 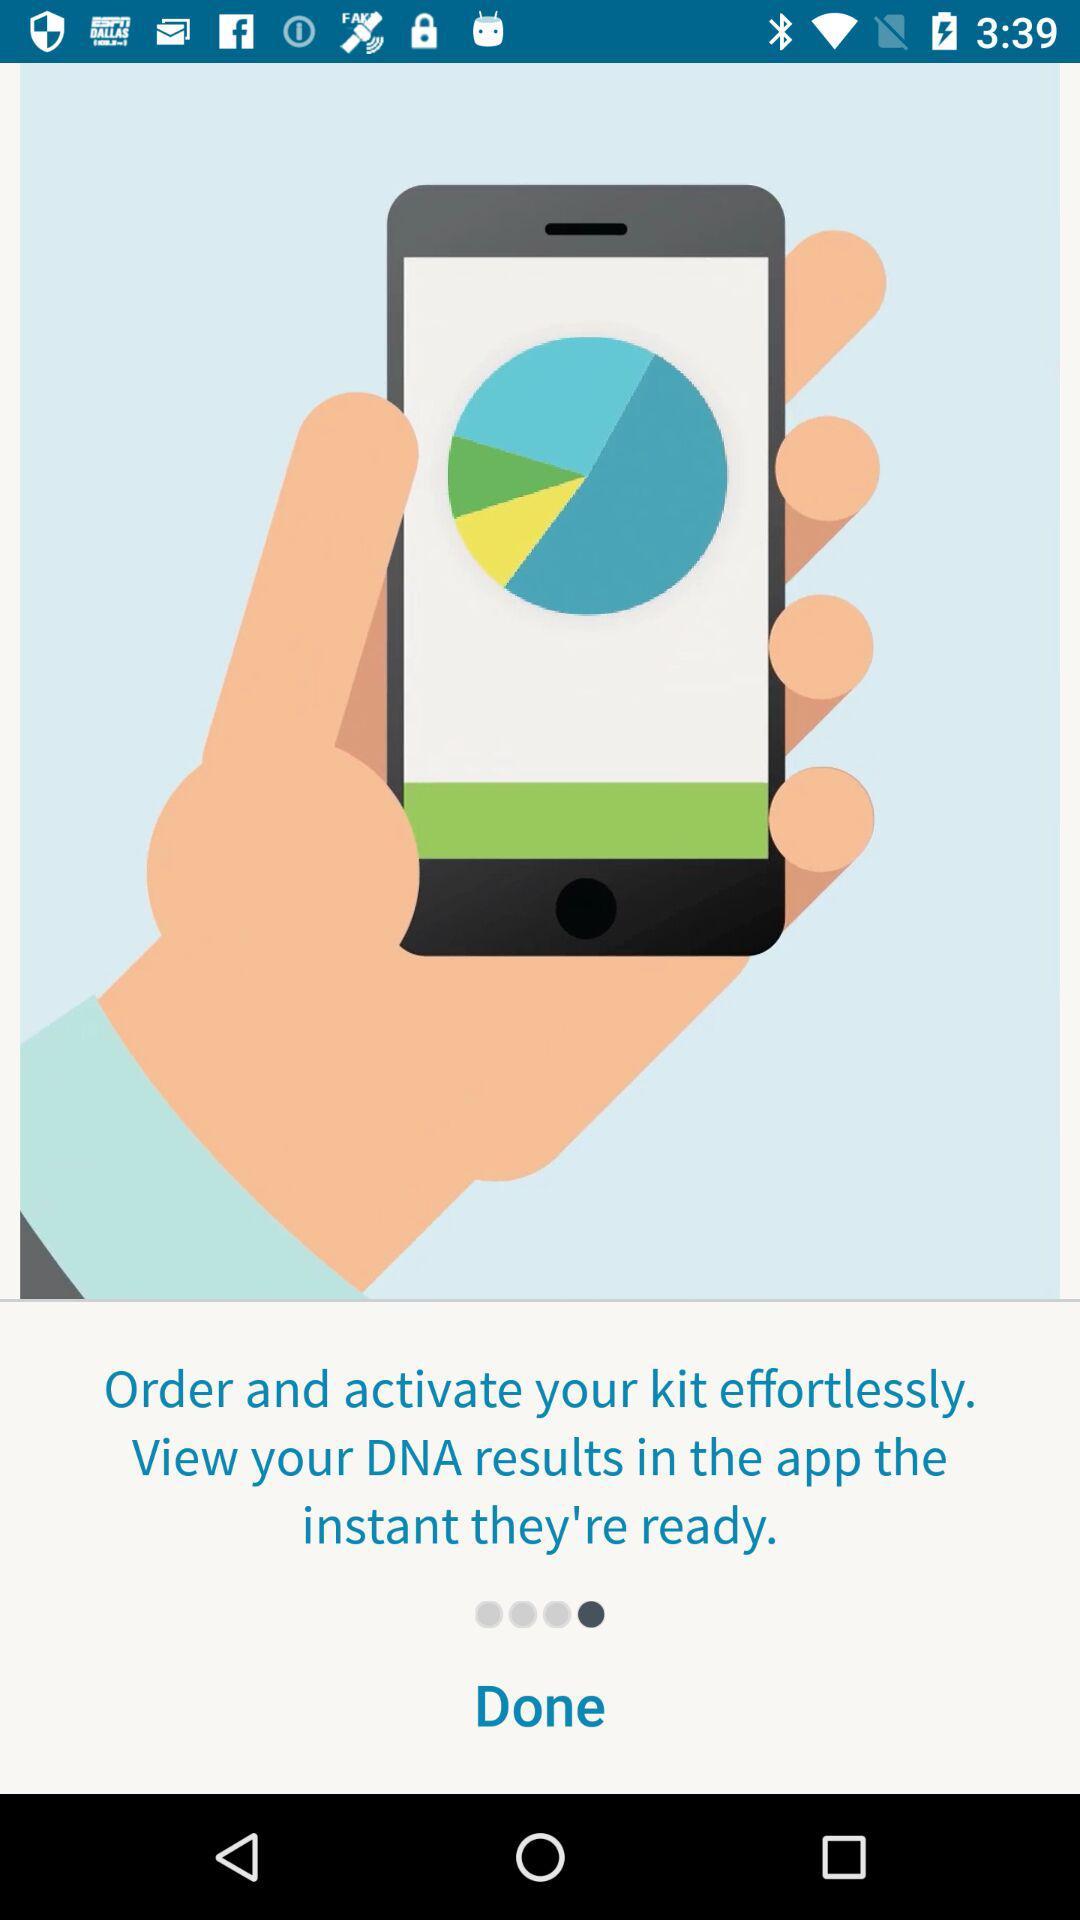 What do you see at coordinates (540, 1716) in the screenshot?
I see `done button` at bounding box center [540, 1716].